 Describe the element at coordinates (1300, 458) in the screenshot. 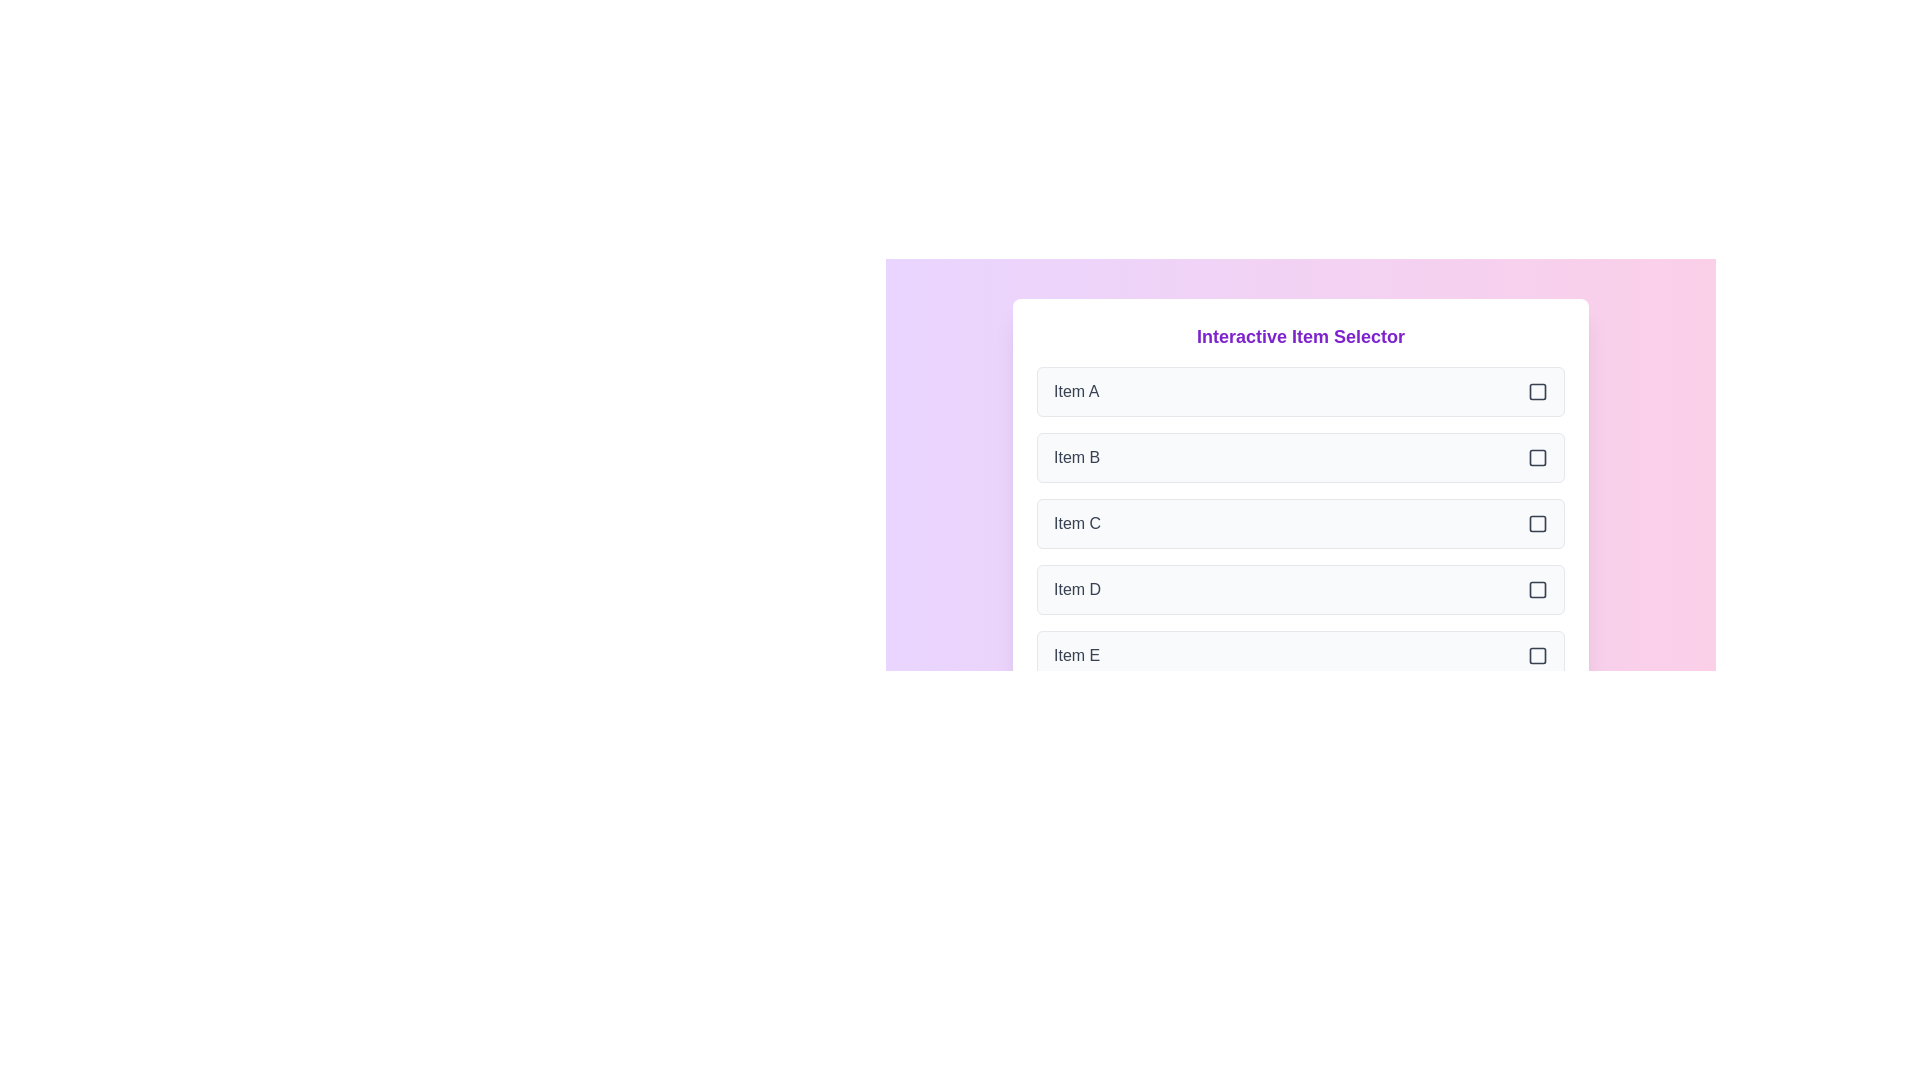

I see `the item Item B to observe its hover effect` at that location.